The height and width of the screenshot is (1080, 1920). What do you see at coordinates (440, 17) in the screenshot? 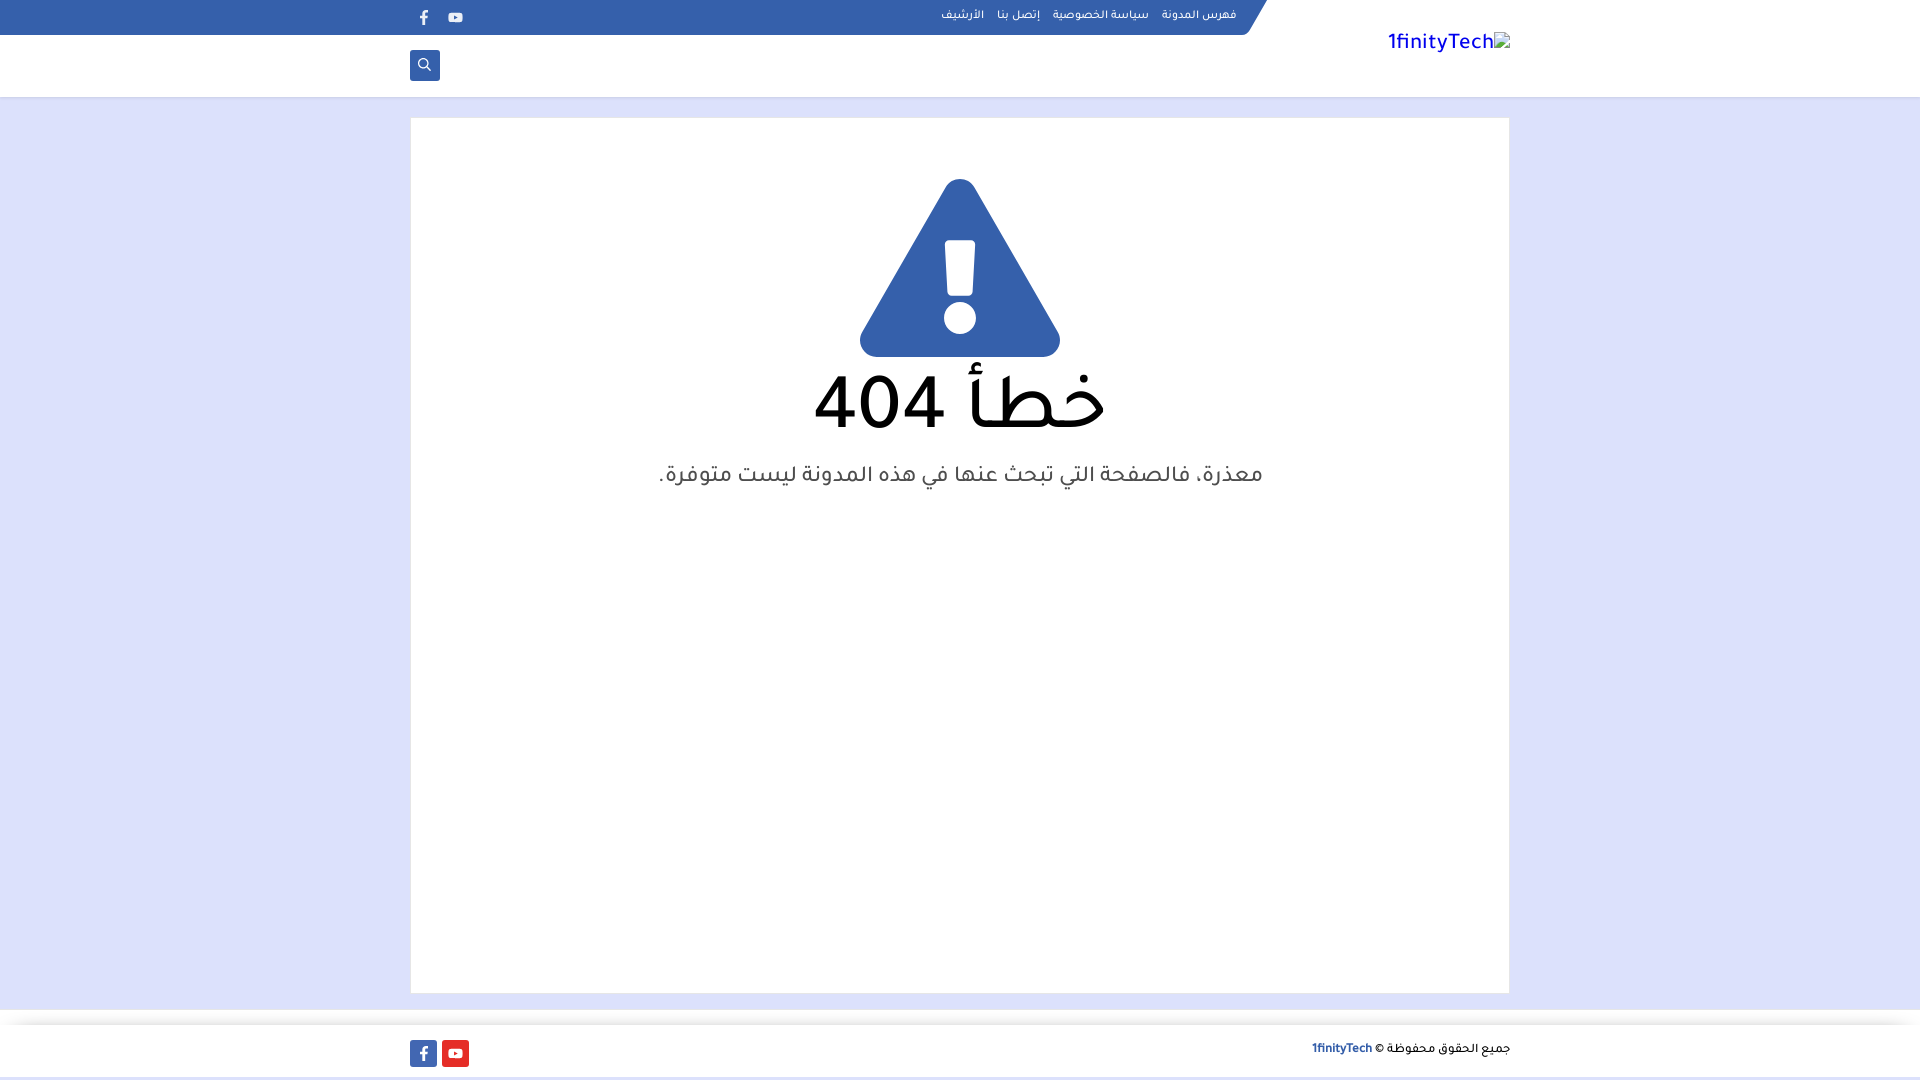
I see `'youtube'` at bounding box center [440, 17].